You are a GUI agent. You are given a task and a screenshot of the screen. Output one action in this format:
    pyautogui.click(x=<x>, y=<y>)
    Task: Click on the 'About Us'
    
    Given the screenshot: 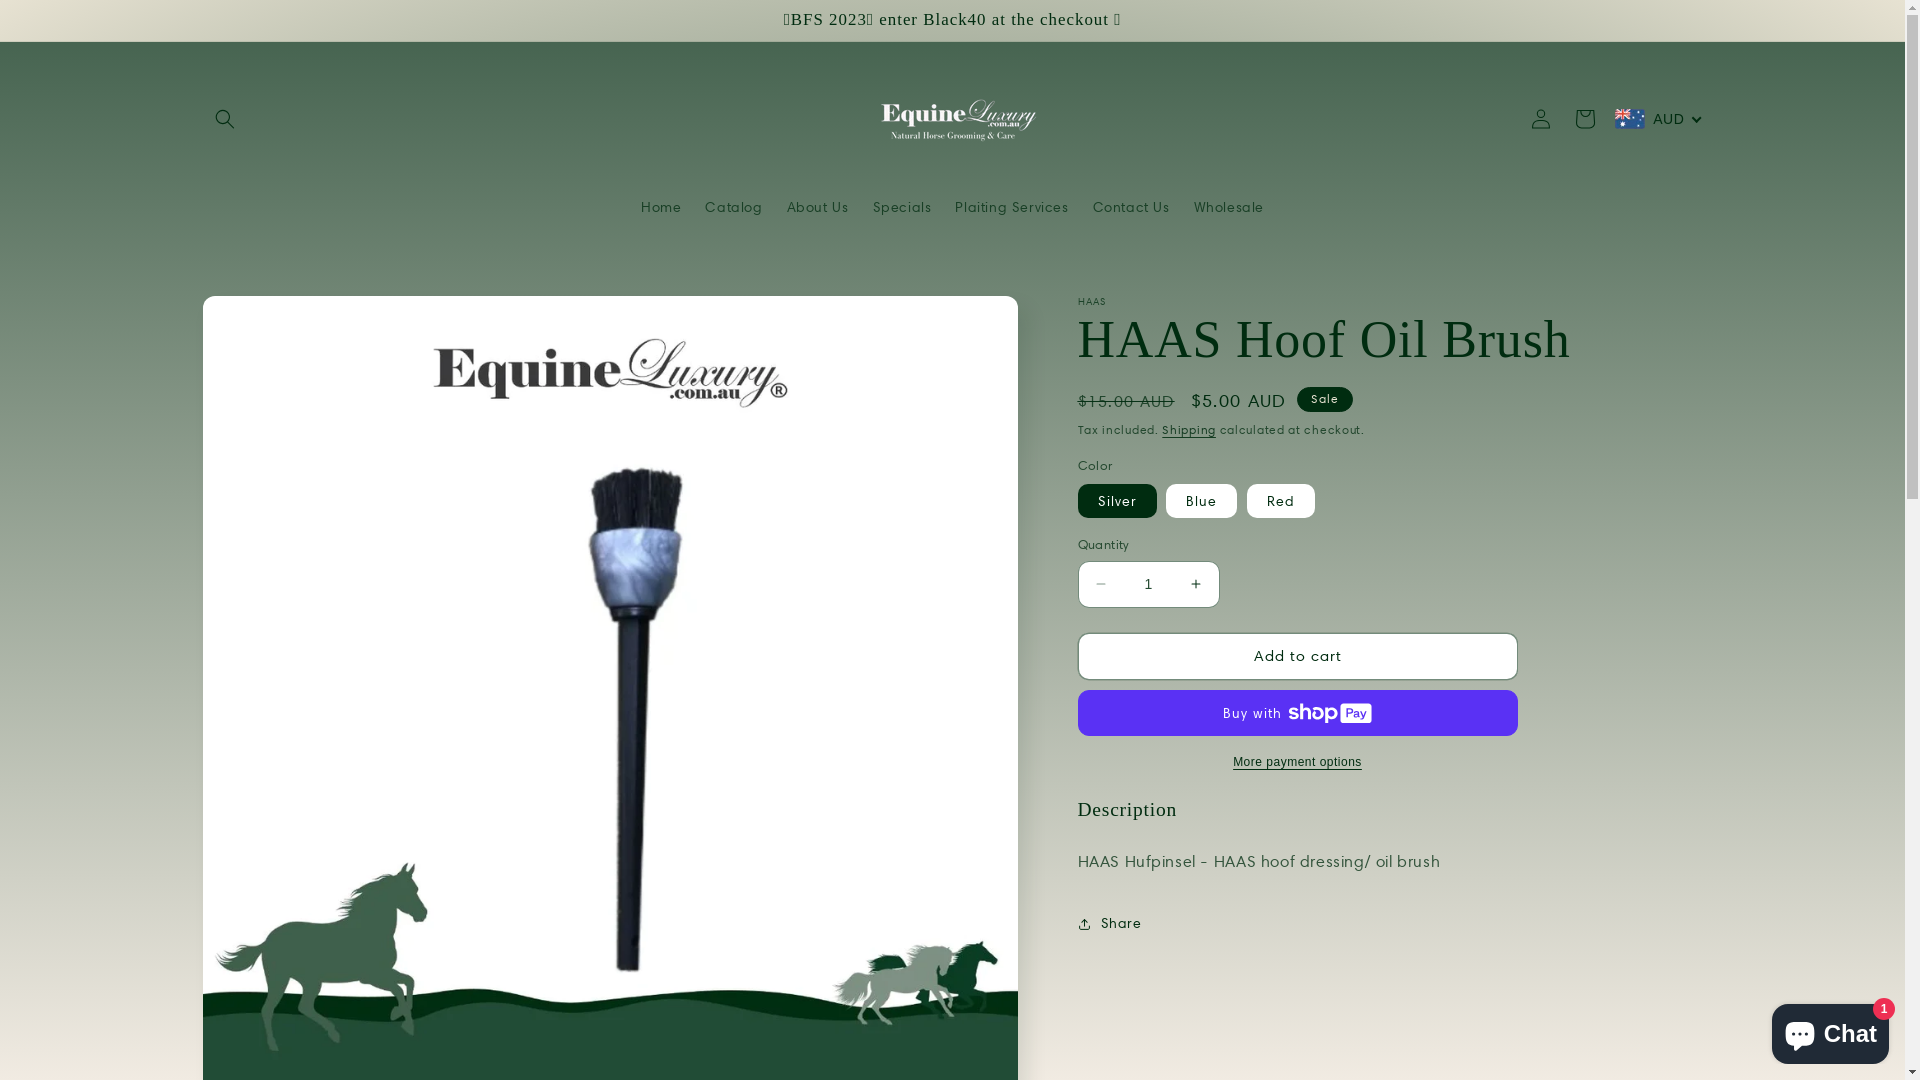 What is the action you would take?
    pyautogui.click(x=817, y=207)
    